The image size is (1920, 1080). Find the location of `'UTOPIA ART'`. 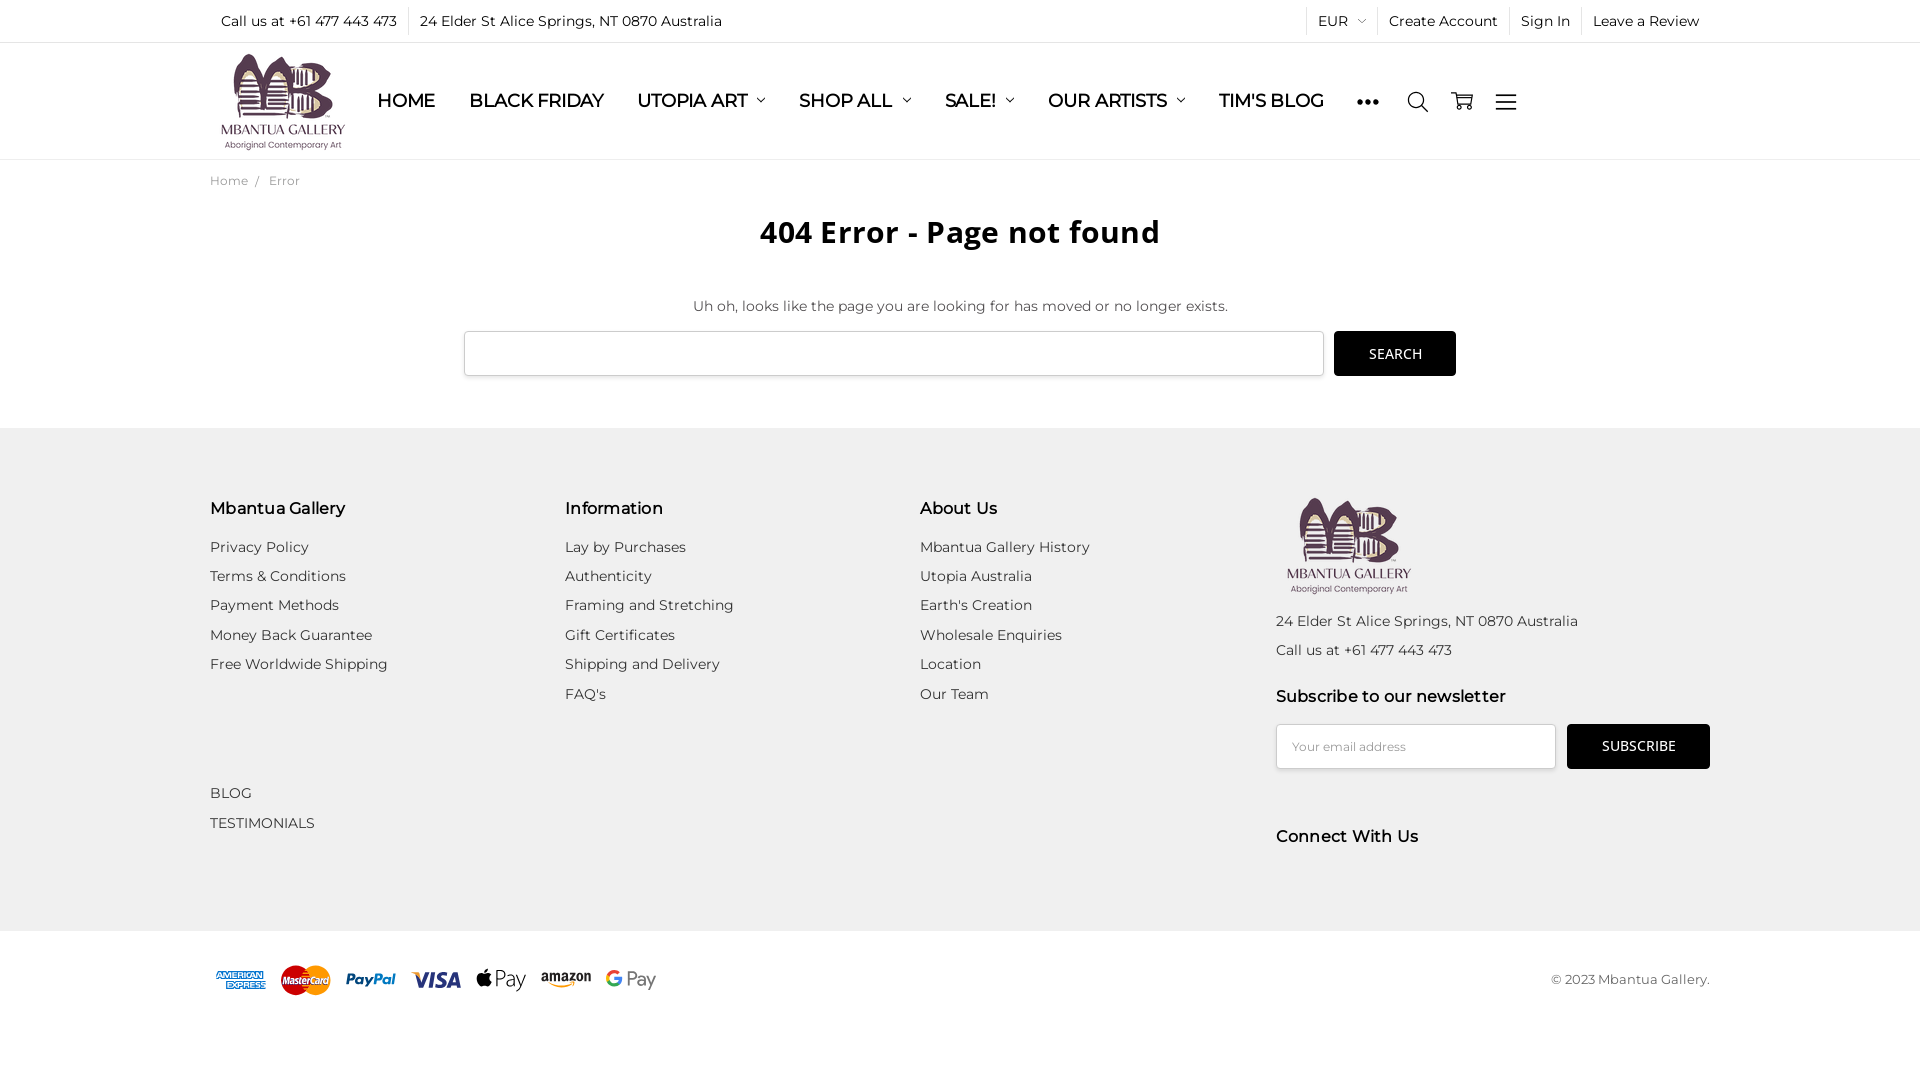

'UTOPIA ART' is located at coordinates (700, 100).